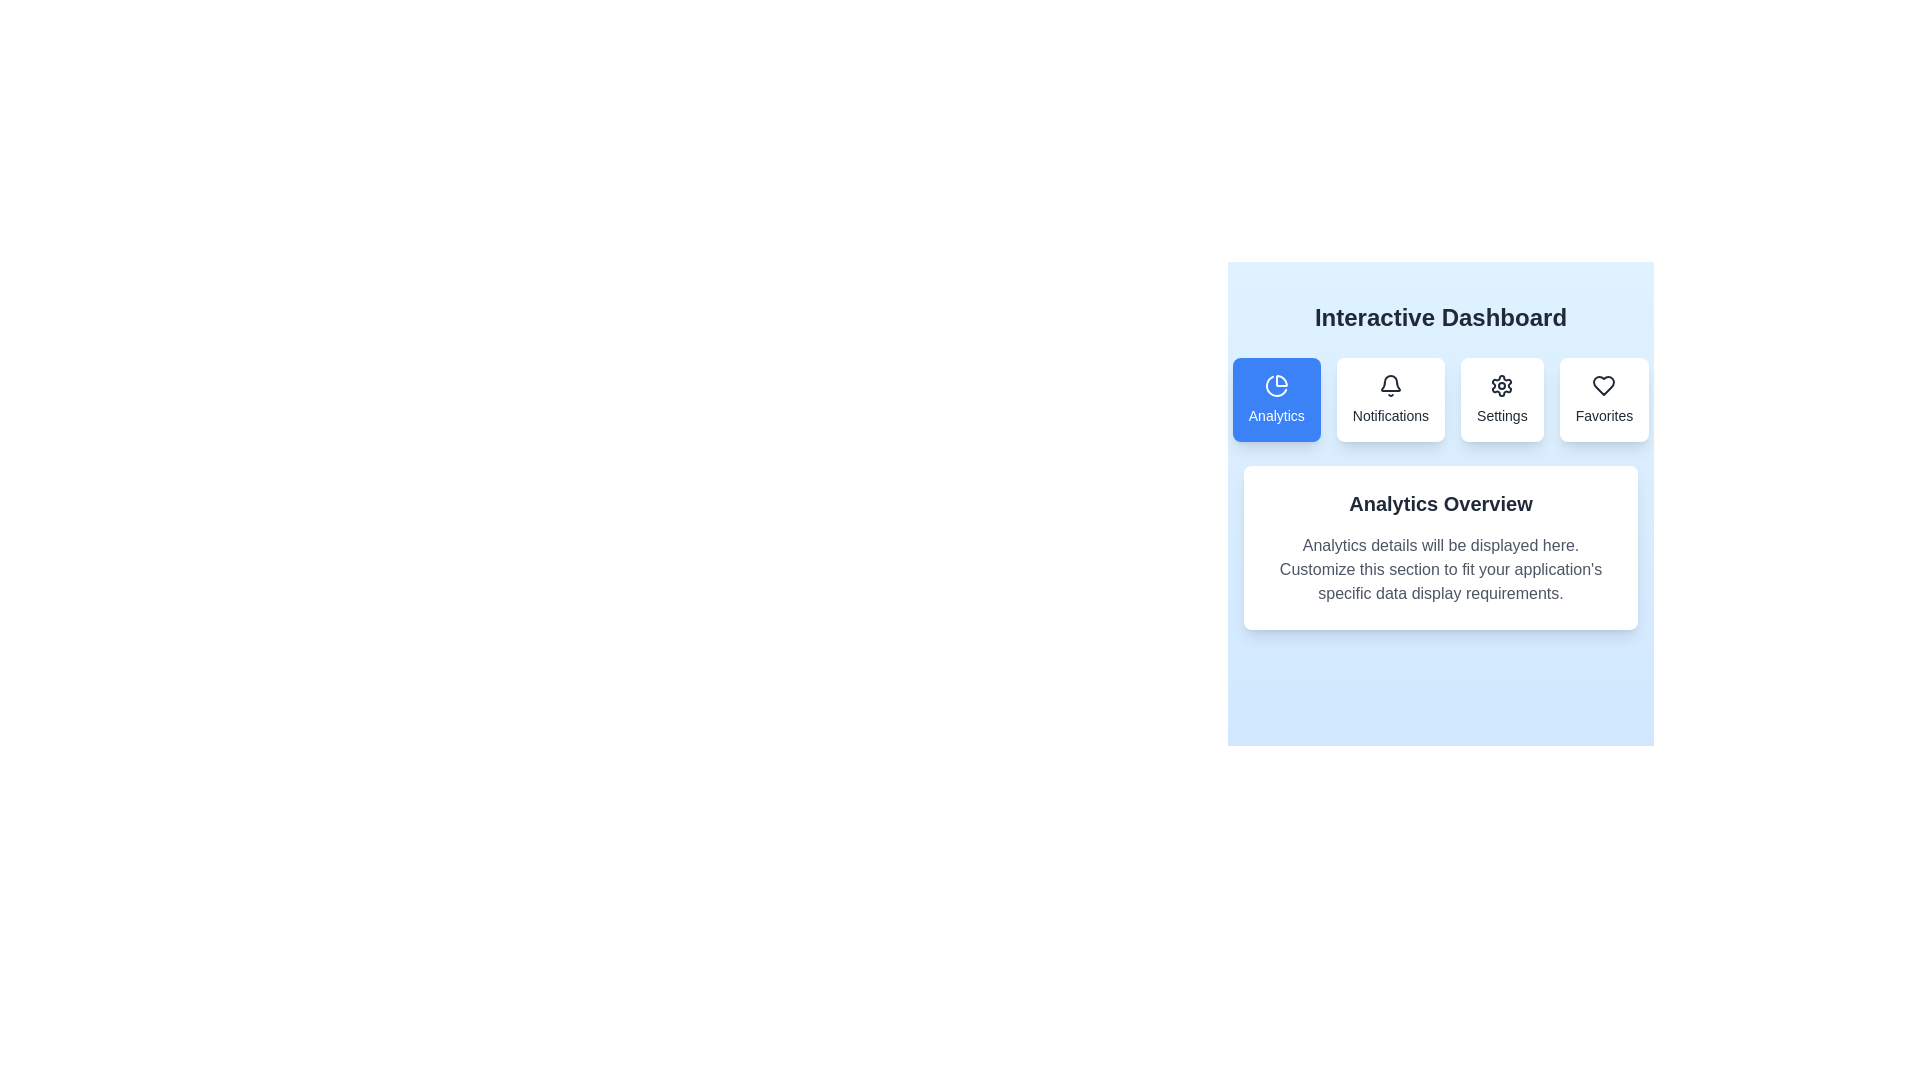 The width and height of the screenshot is (1920, 1080). I want to click on the gear icon representing settings, located at the center-top of the 'Settings' button in the Interactive Dashboard interface, so click(1502, 385).